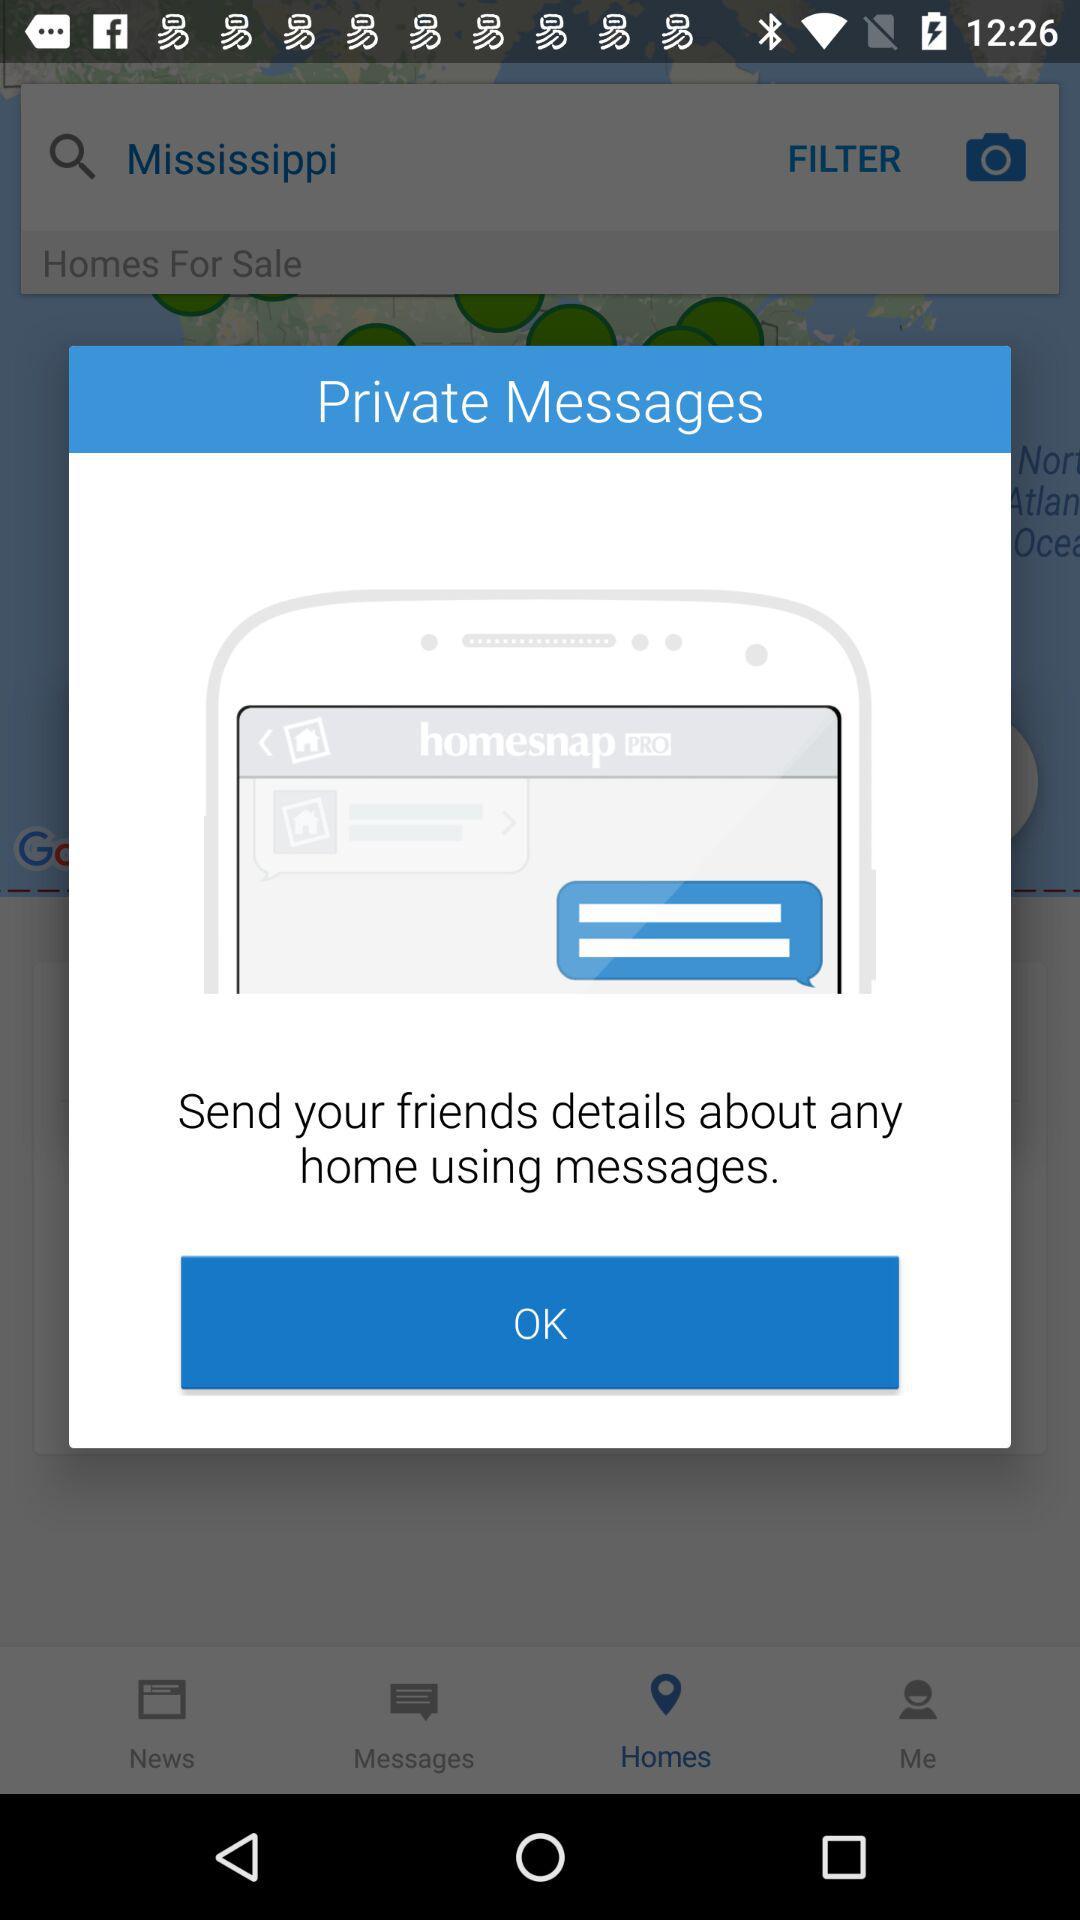 The width and height of the screenshot is (1080, 1920). What do you see at coordinates (540, 1322) in the screenshot?
I see `ok` at bounding box center [540, 1322].